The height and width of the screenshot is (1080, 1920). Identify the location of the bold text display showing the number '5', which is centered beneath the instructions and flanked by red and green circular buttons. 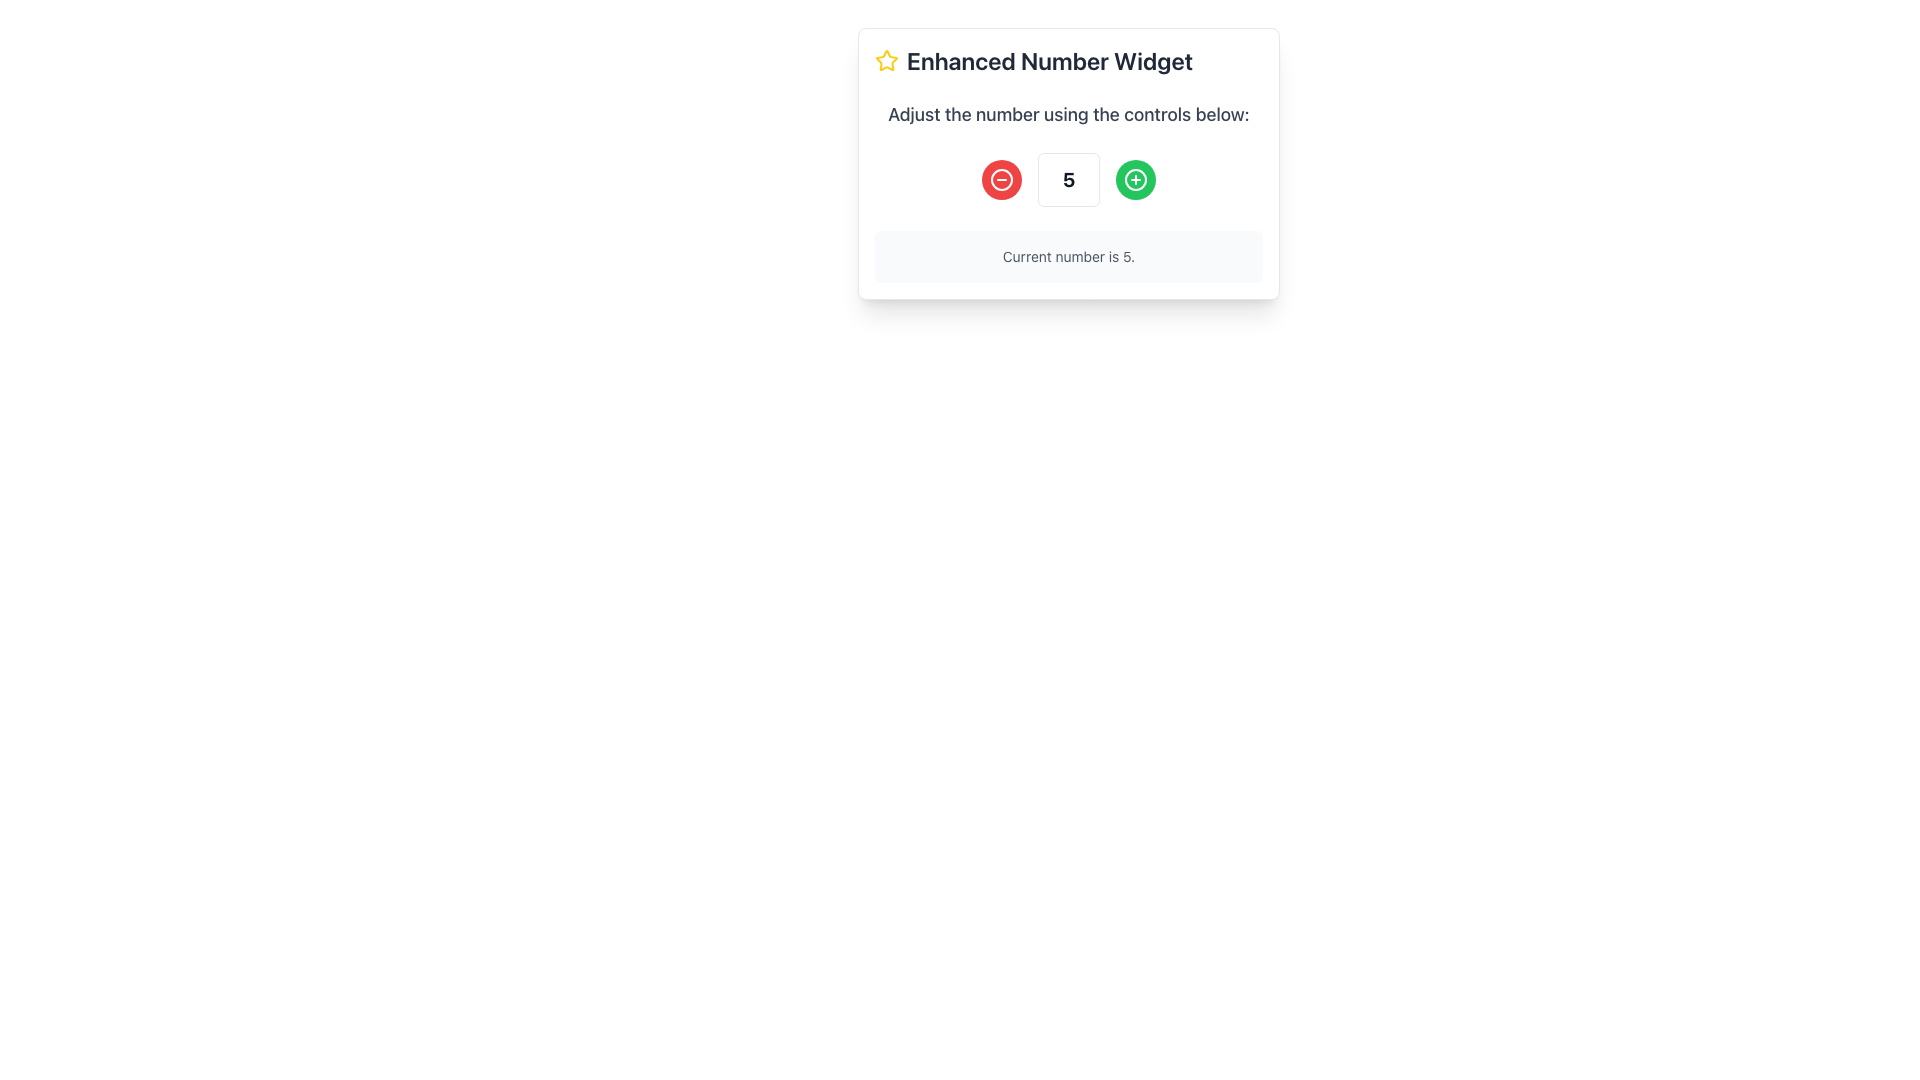
(1068, 180).